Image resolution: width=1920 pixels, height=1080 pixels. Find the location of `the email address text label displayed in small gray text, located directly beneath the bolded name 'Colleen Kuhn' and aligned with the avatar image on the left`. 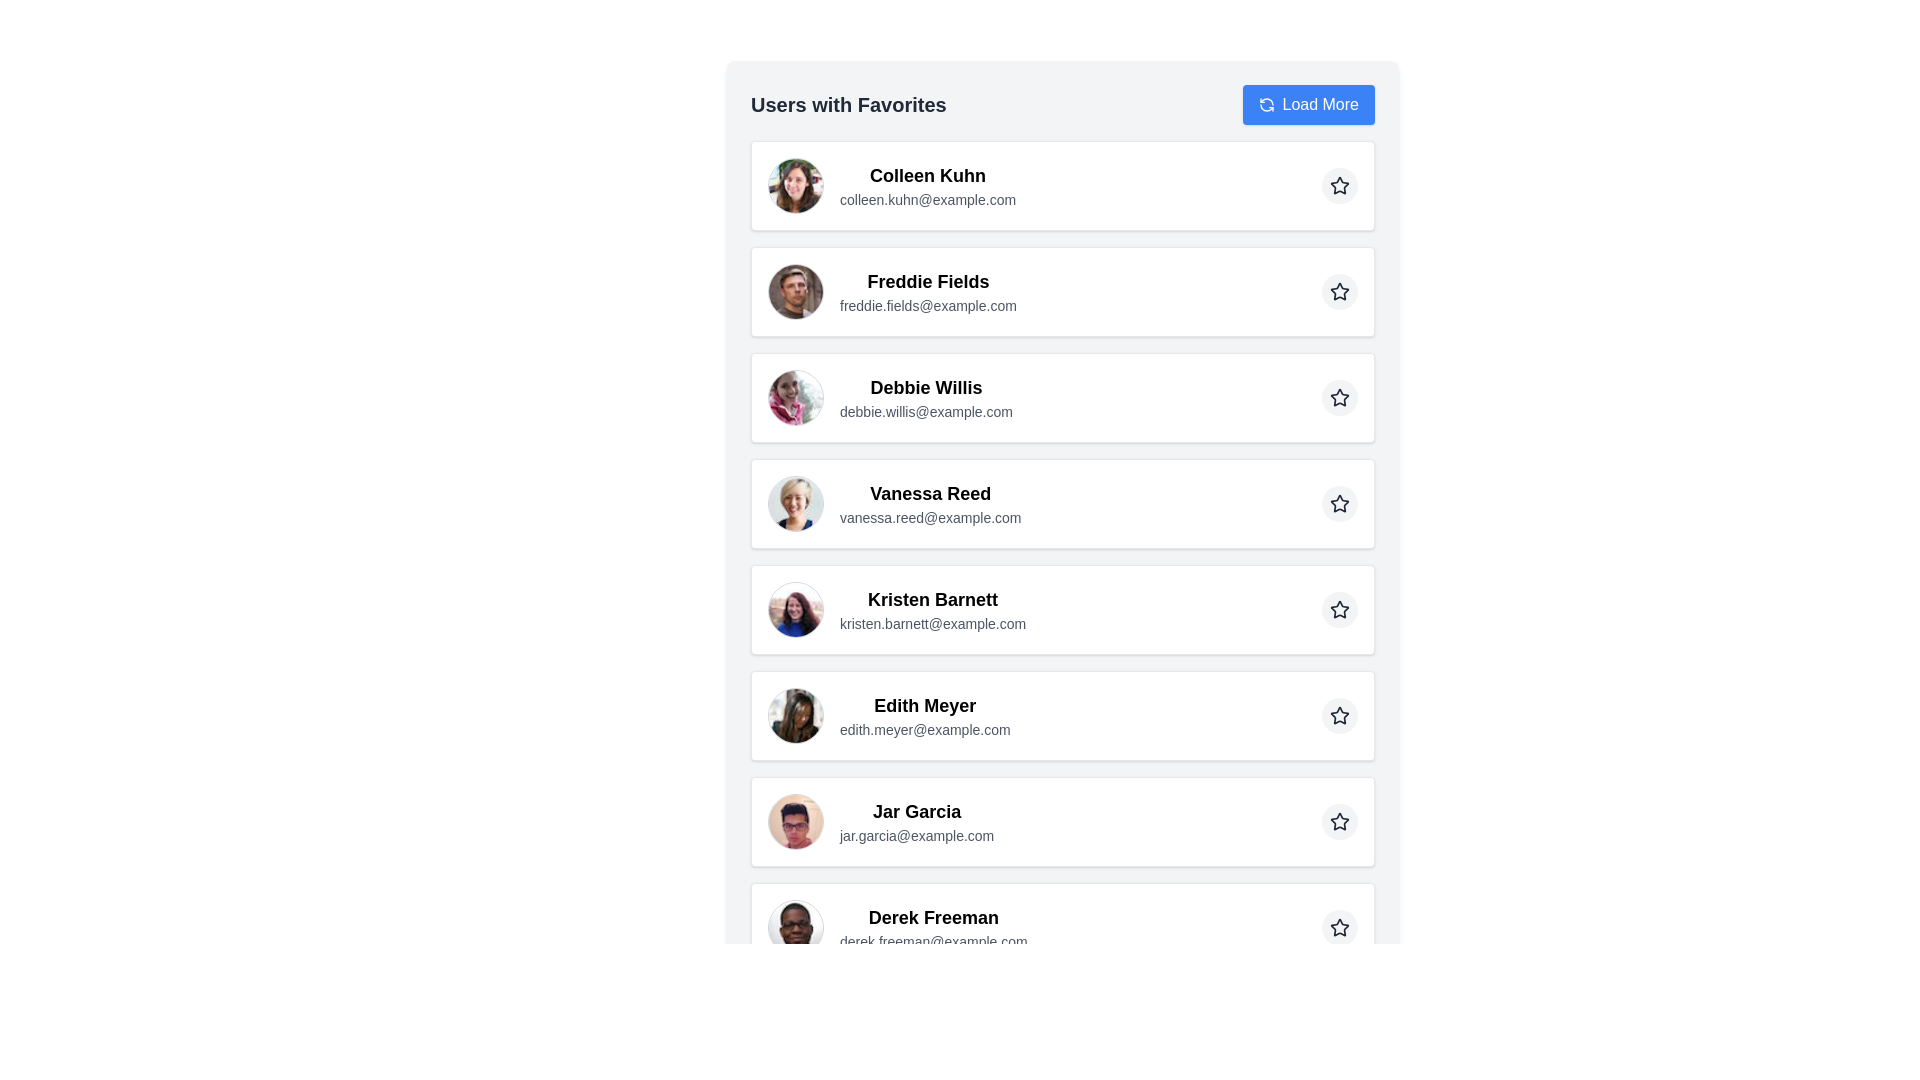

the email address text label displayed in small gray text, located directly beneath the bolded name 'Colleen Kuhn' and aligned with the avatar image on the left is located at coordinates (927, 200).